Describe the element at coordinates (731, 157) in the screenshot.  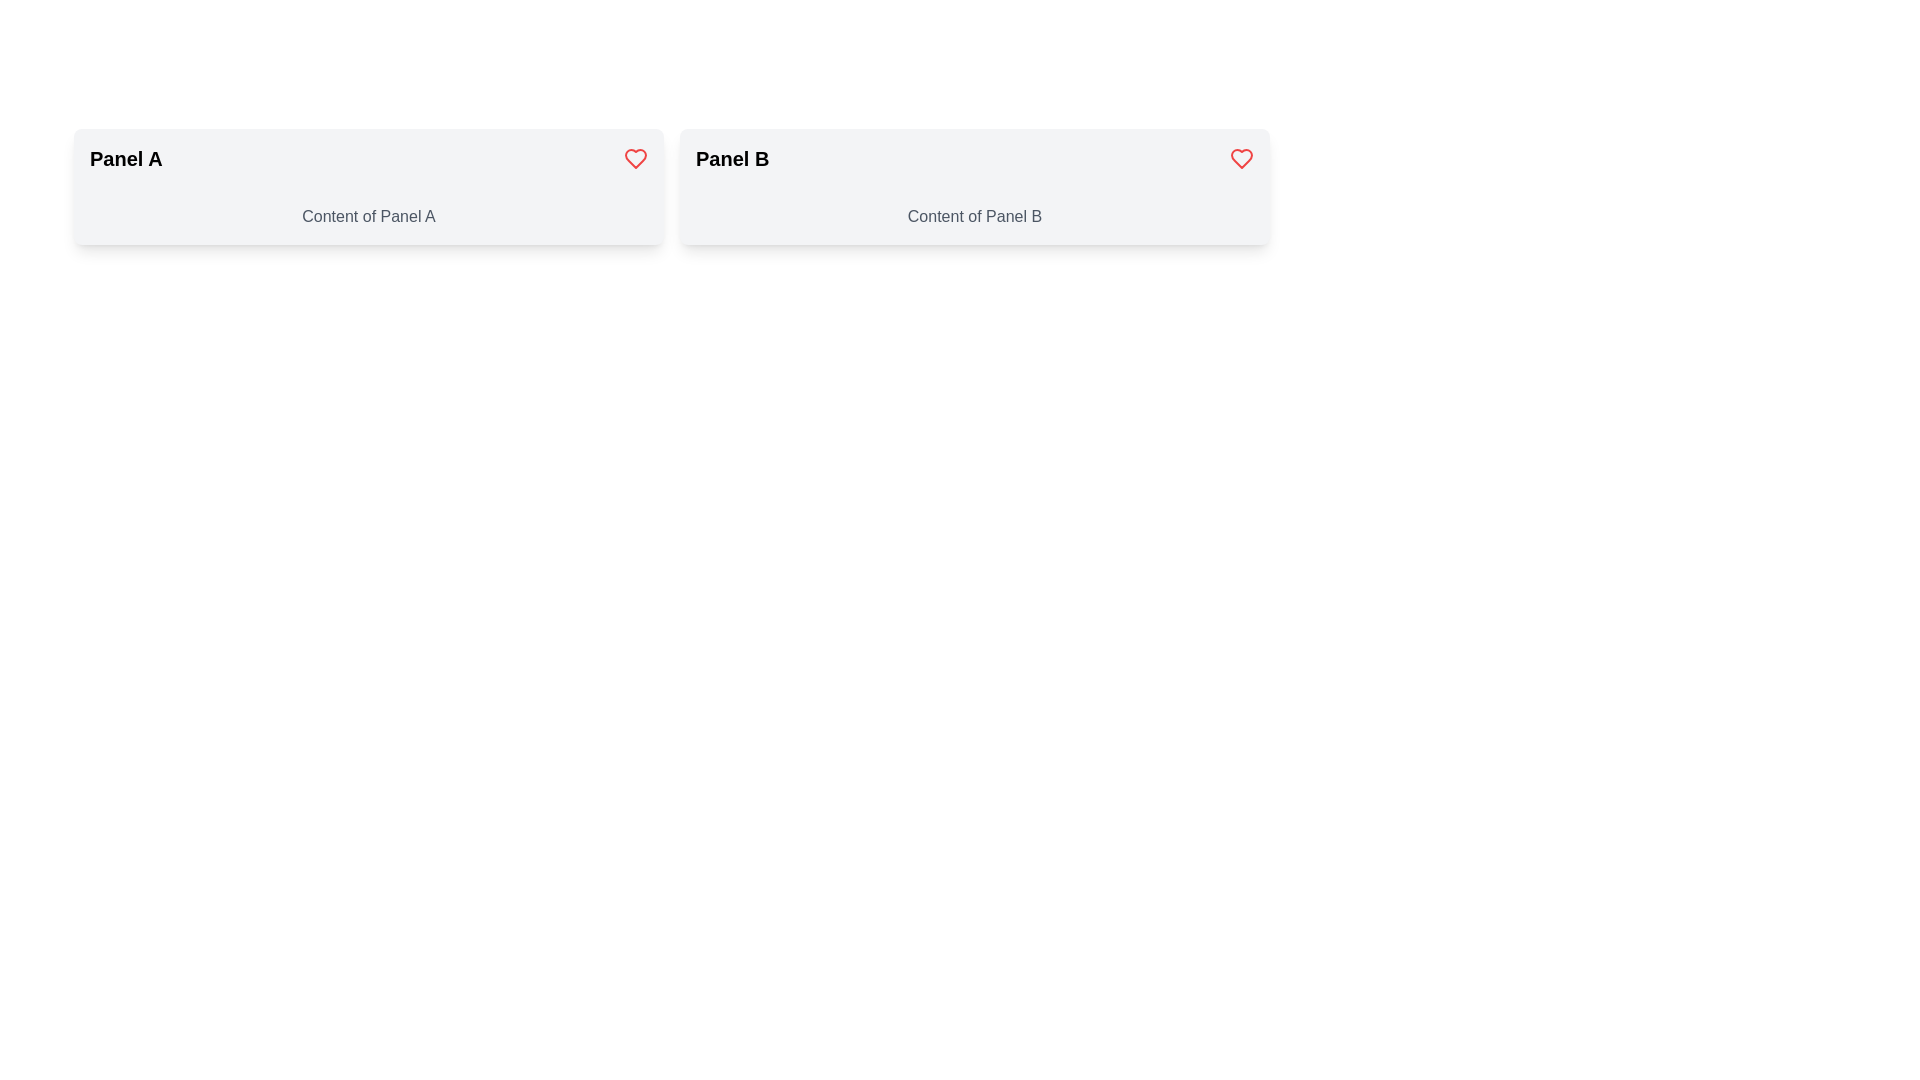
I see `title text of the panel located to the right of 'Panel A', positioned at the left side of the panel header` at that location.